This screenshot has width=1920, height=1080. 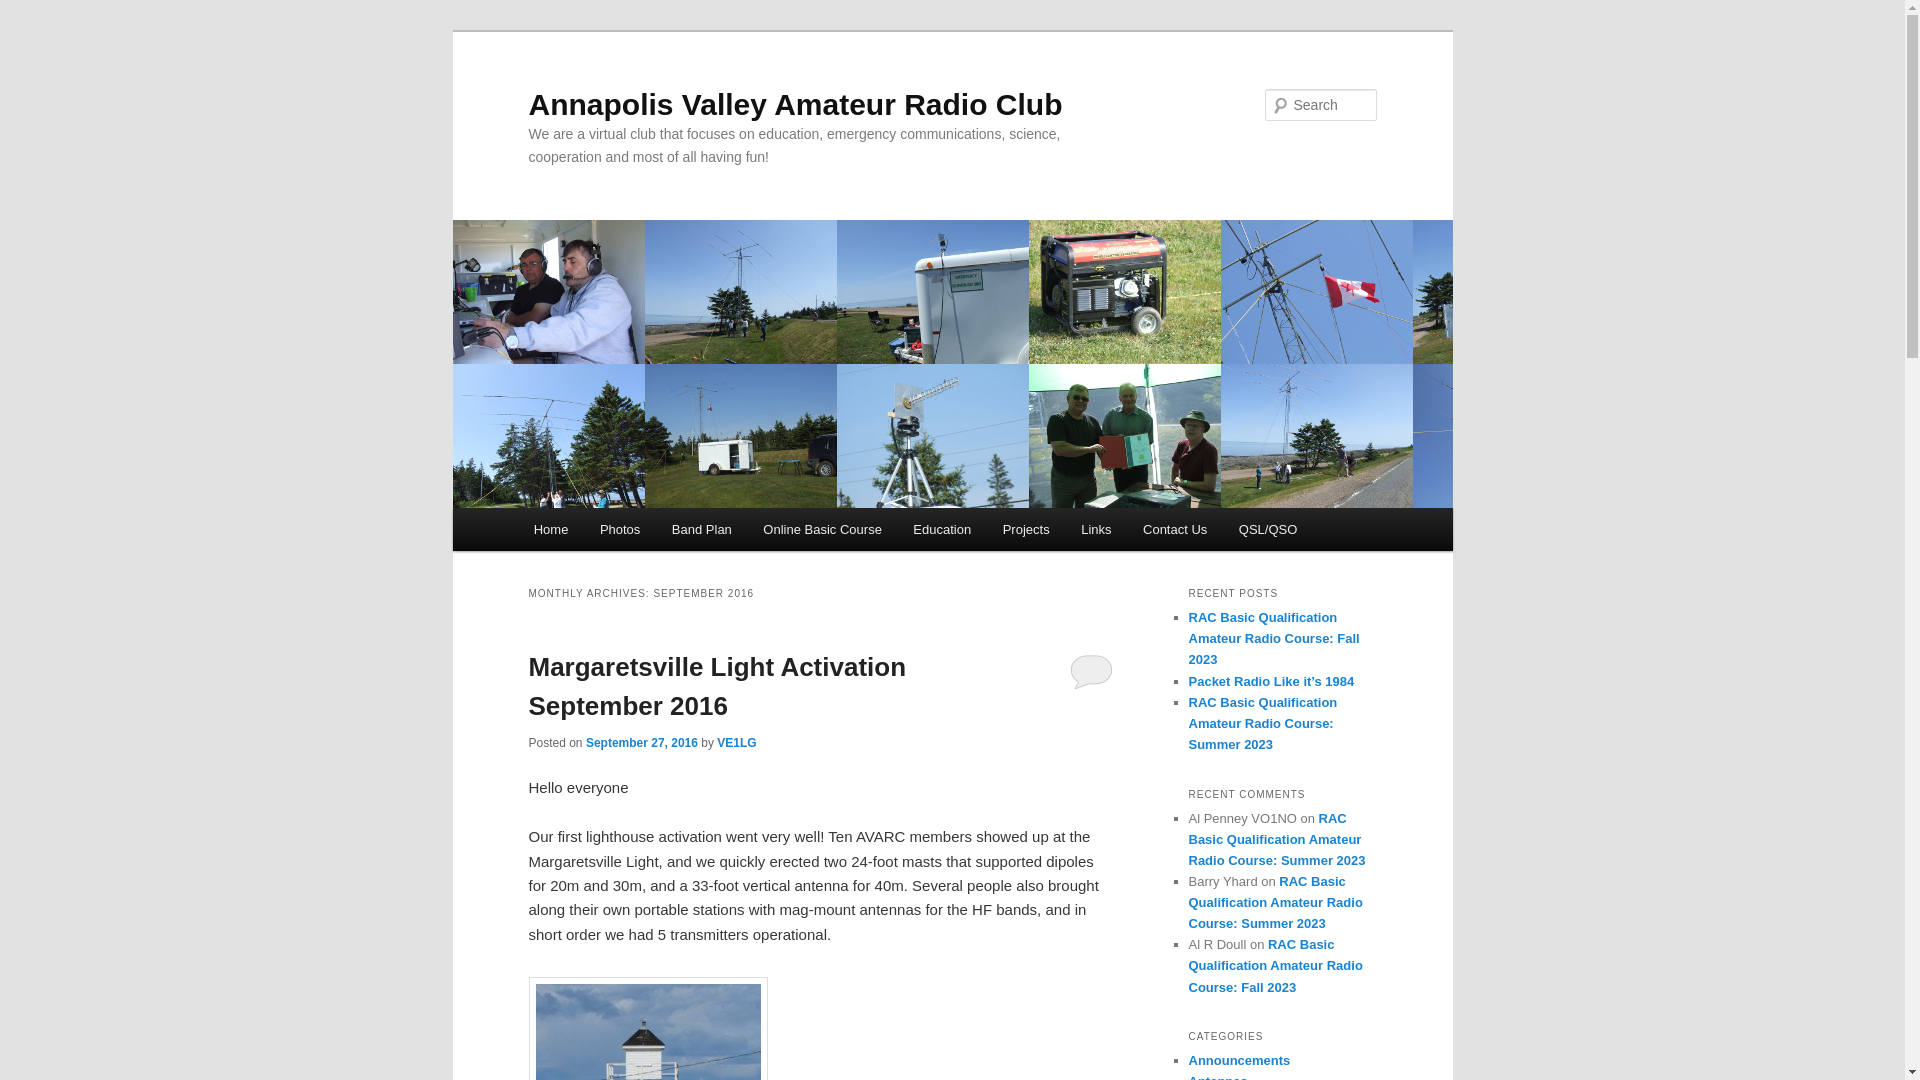 What do you see at coordinates (822, 528) in the screenshot?
I see `'Online Basic Course'` at bounding box center [822, 528].